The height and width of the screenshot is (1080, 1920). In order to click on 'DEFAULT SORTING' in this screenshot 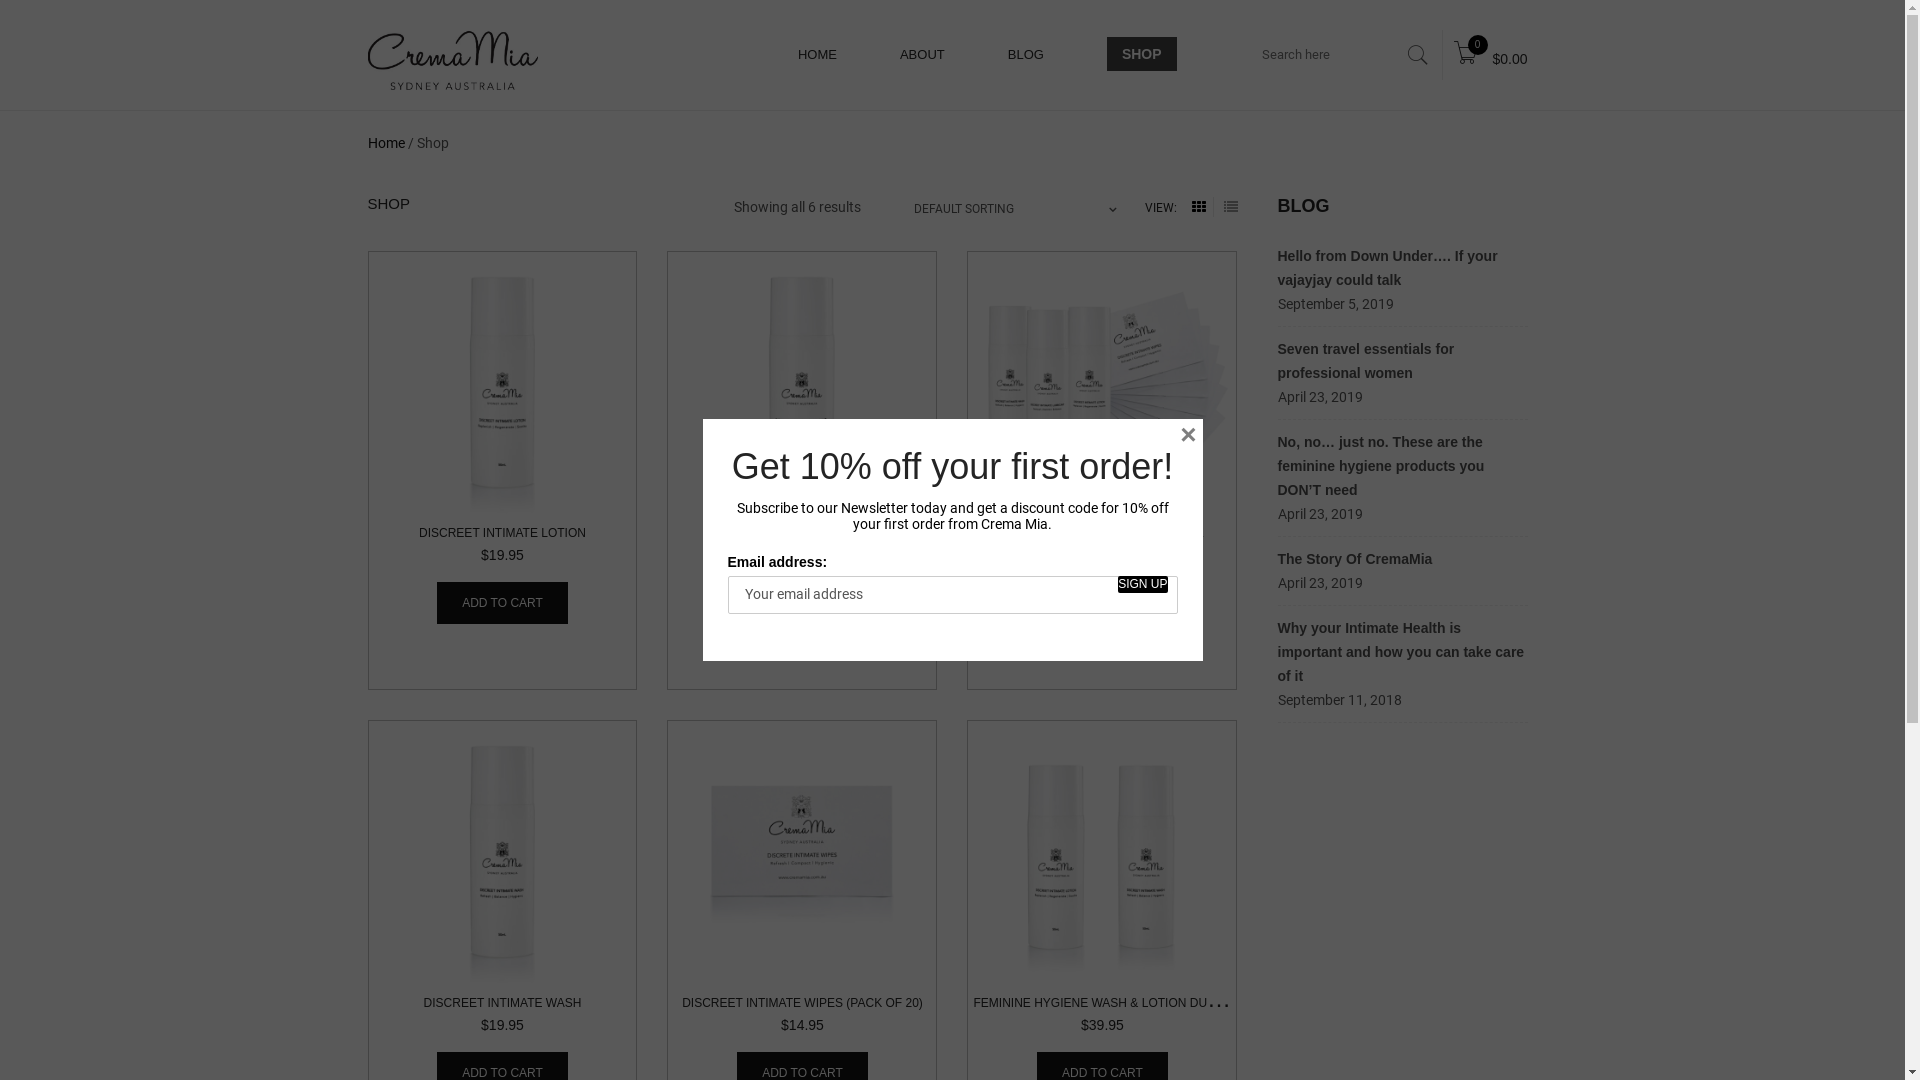, I will do `click(912, 208)`.